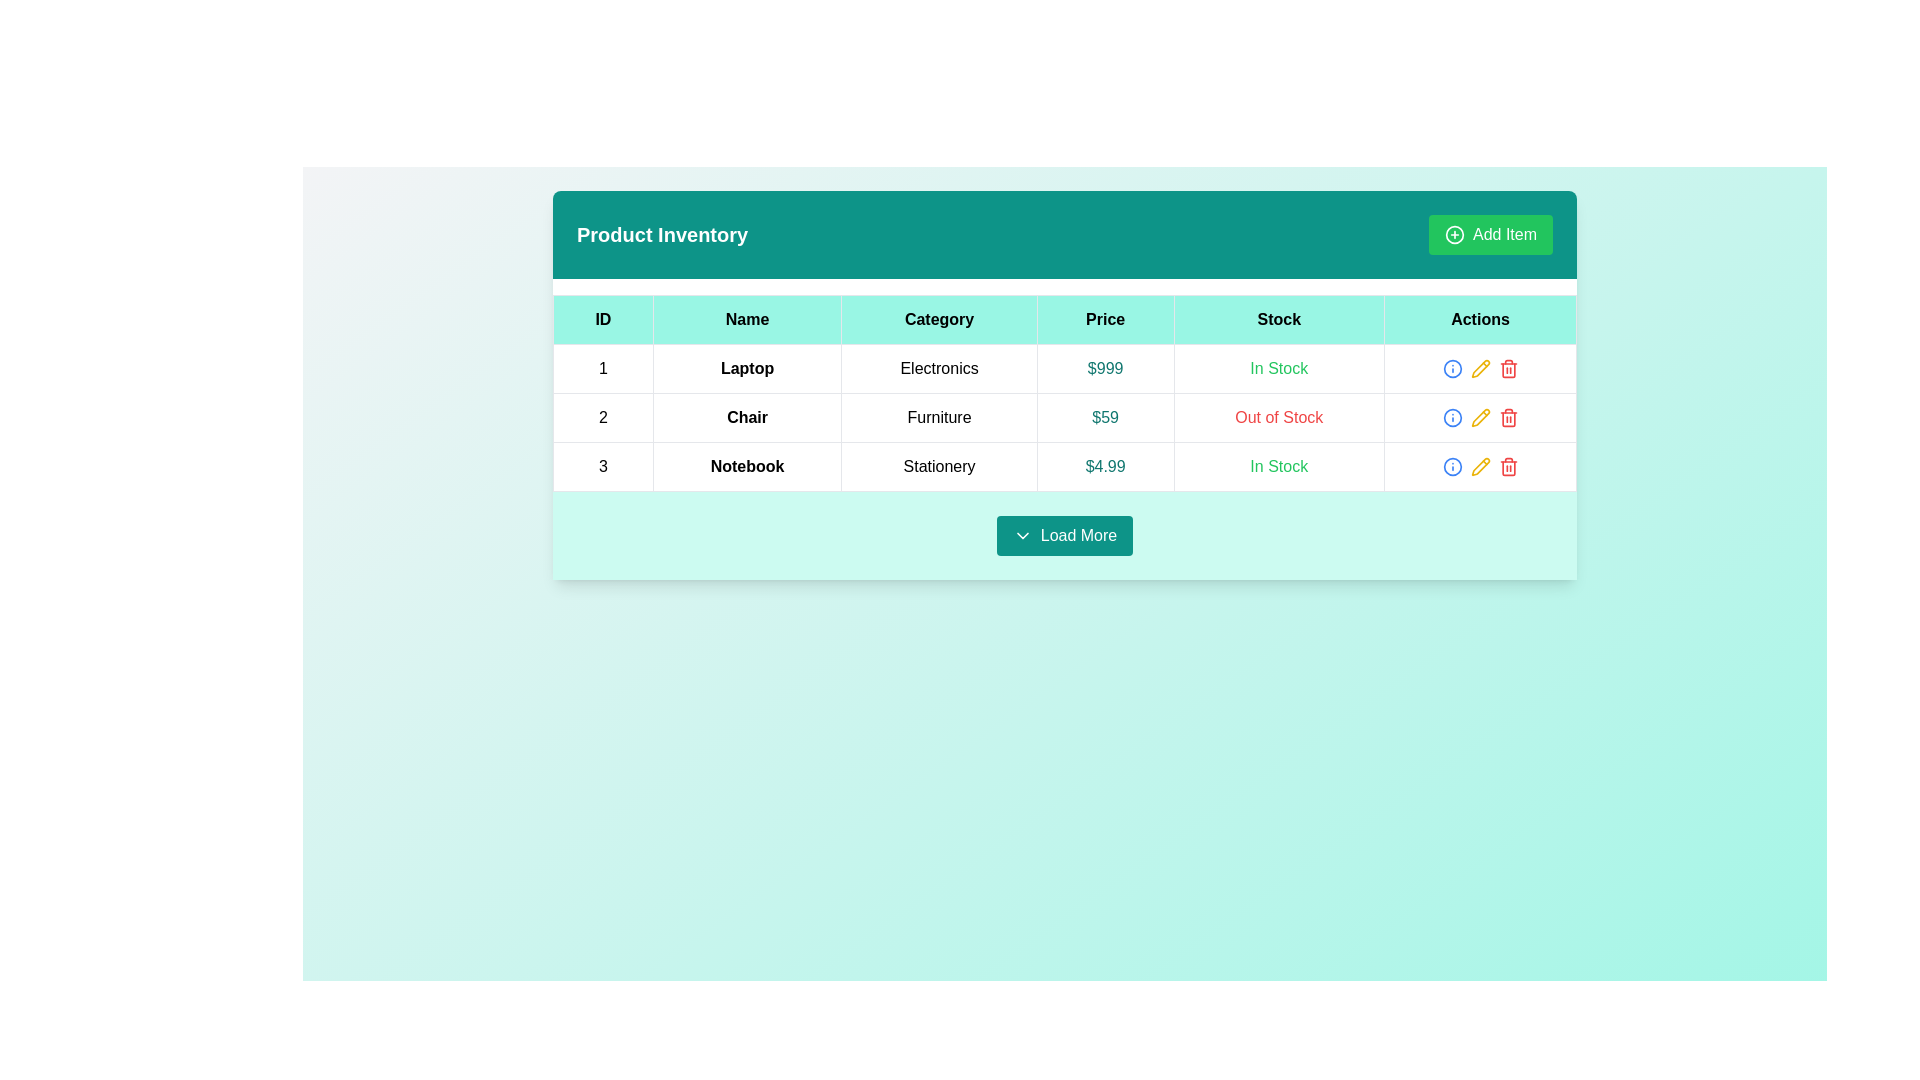 The height and width of the screenshot is (1080, 1920). Describe the element at coordinates (1508, 416) in the screenshot. I see `the red trash bin icon button` at that location.